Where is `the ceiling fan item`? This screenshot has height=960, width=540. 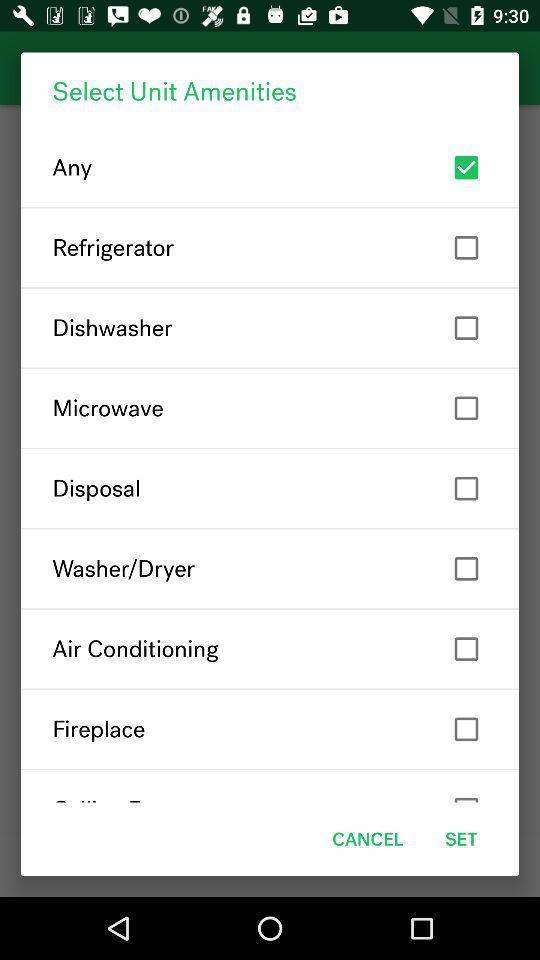
the ceiling fan item is located at coordinates (270, 786).